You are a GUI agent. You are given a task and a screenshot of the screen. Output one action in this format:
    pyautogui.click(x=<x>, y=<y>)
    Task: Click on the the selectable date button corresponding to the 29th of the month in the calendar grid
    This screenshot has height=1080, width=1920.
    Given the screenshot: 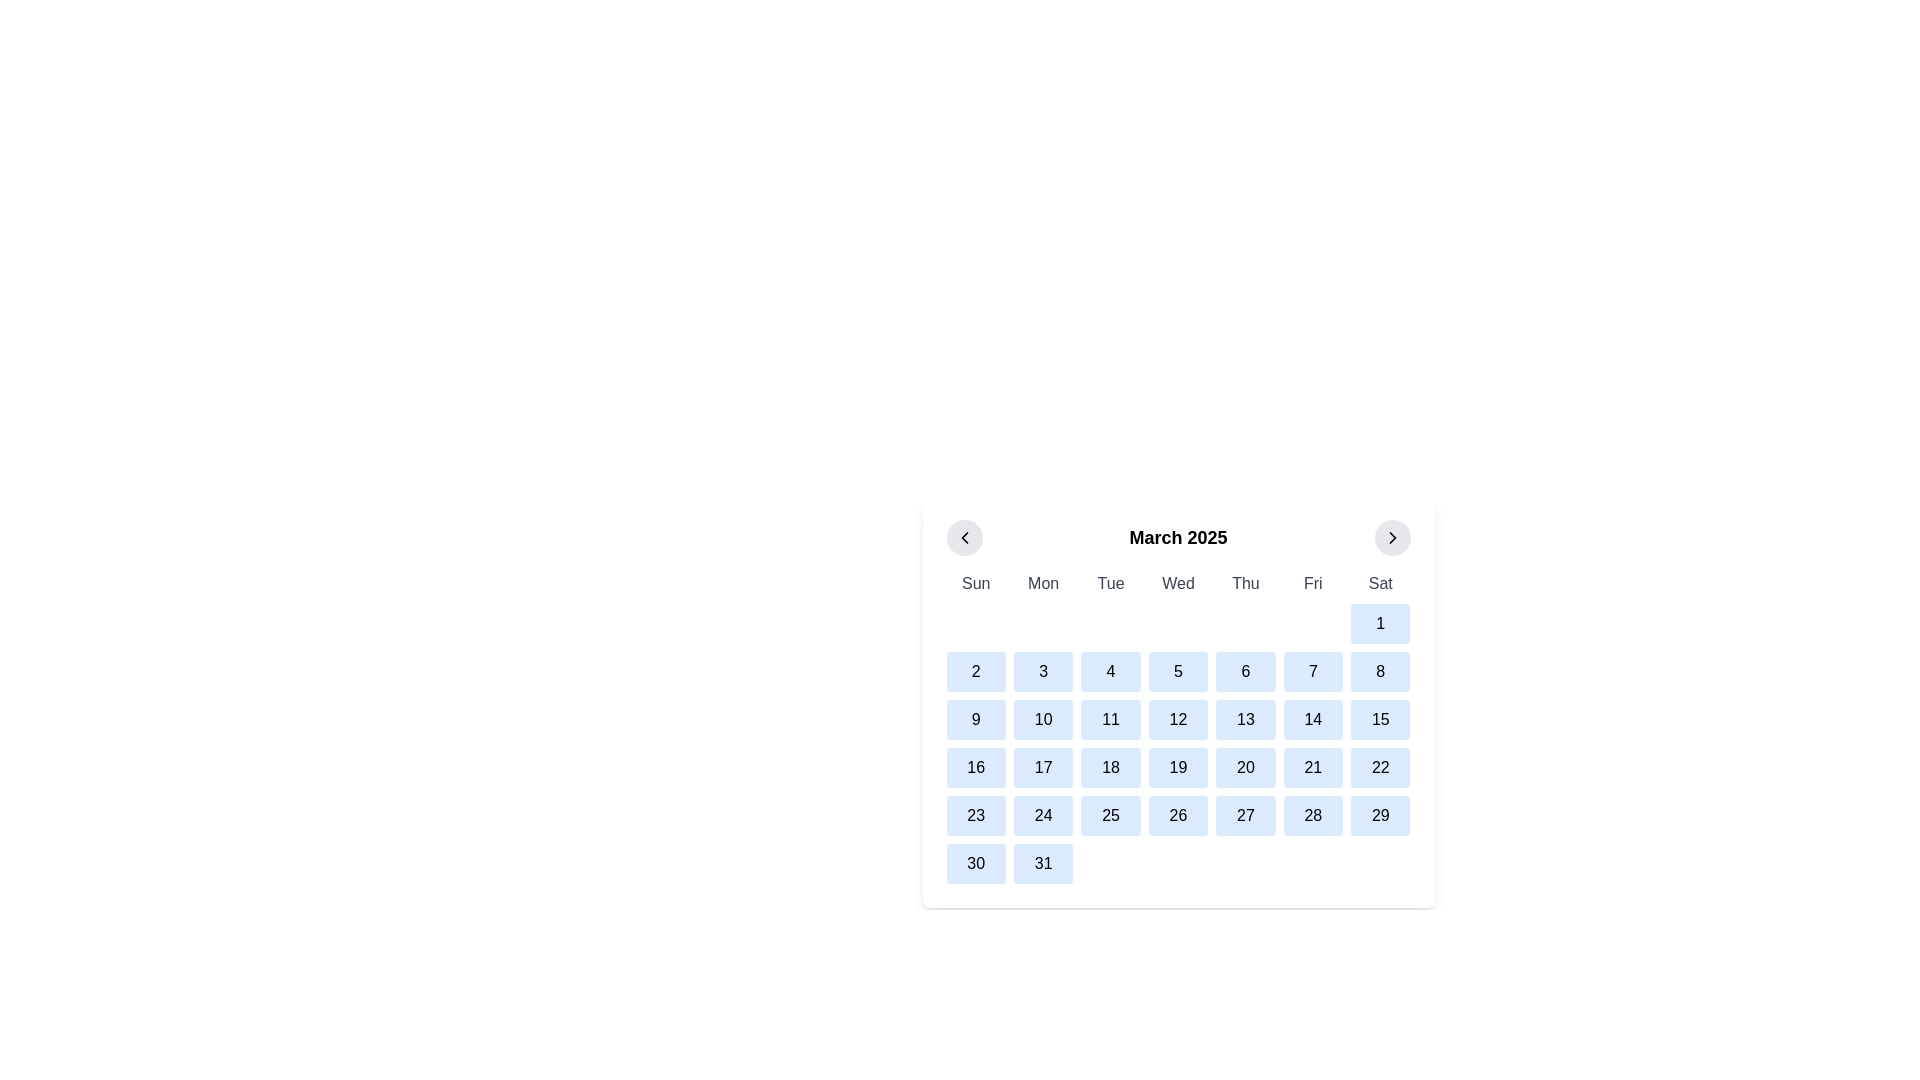 What is the action you would take?
    pyautogui.click(x=1379, y=816)
    